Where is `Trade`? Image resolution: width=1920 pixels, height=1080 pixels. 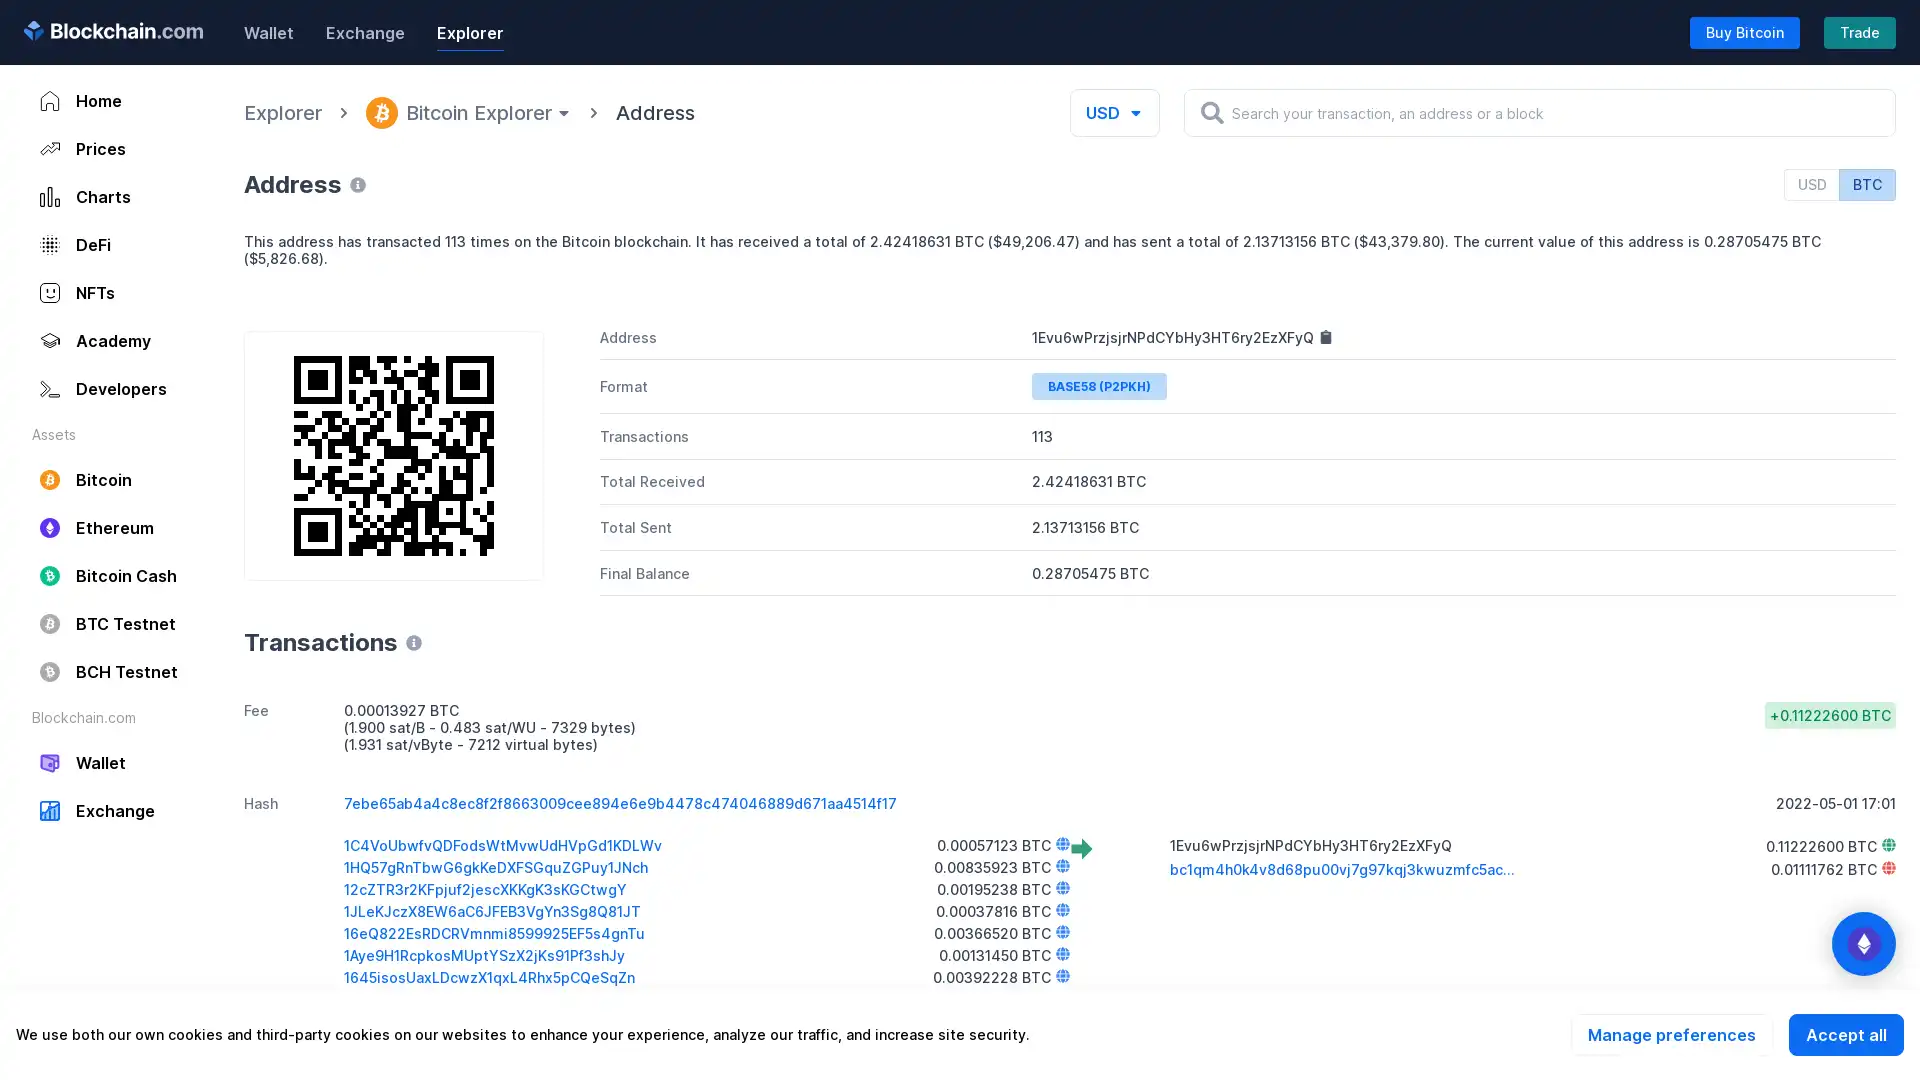
Trade is located at coordinates (1859, 31).